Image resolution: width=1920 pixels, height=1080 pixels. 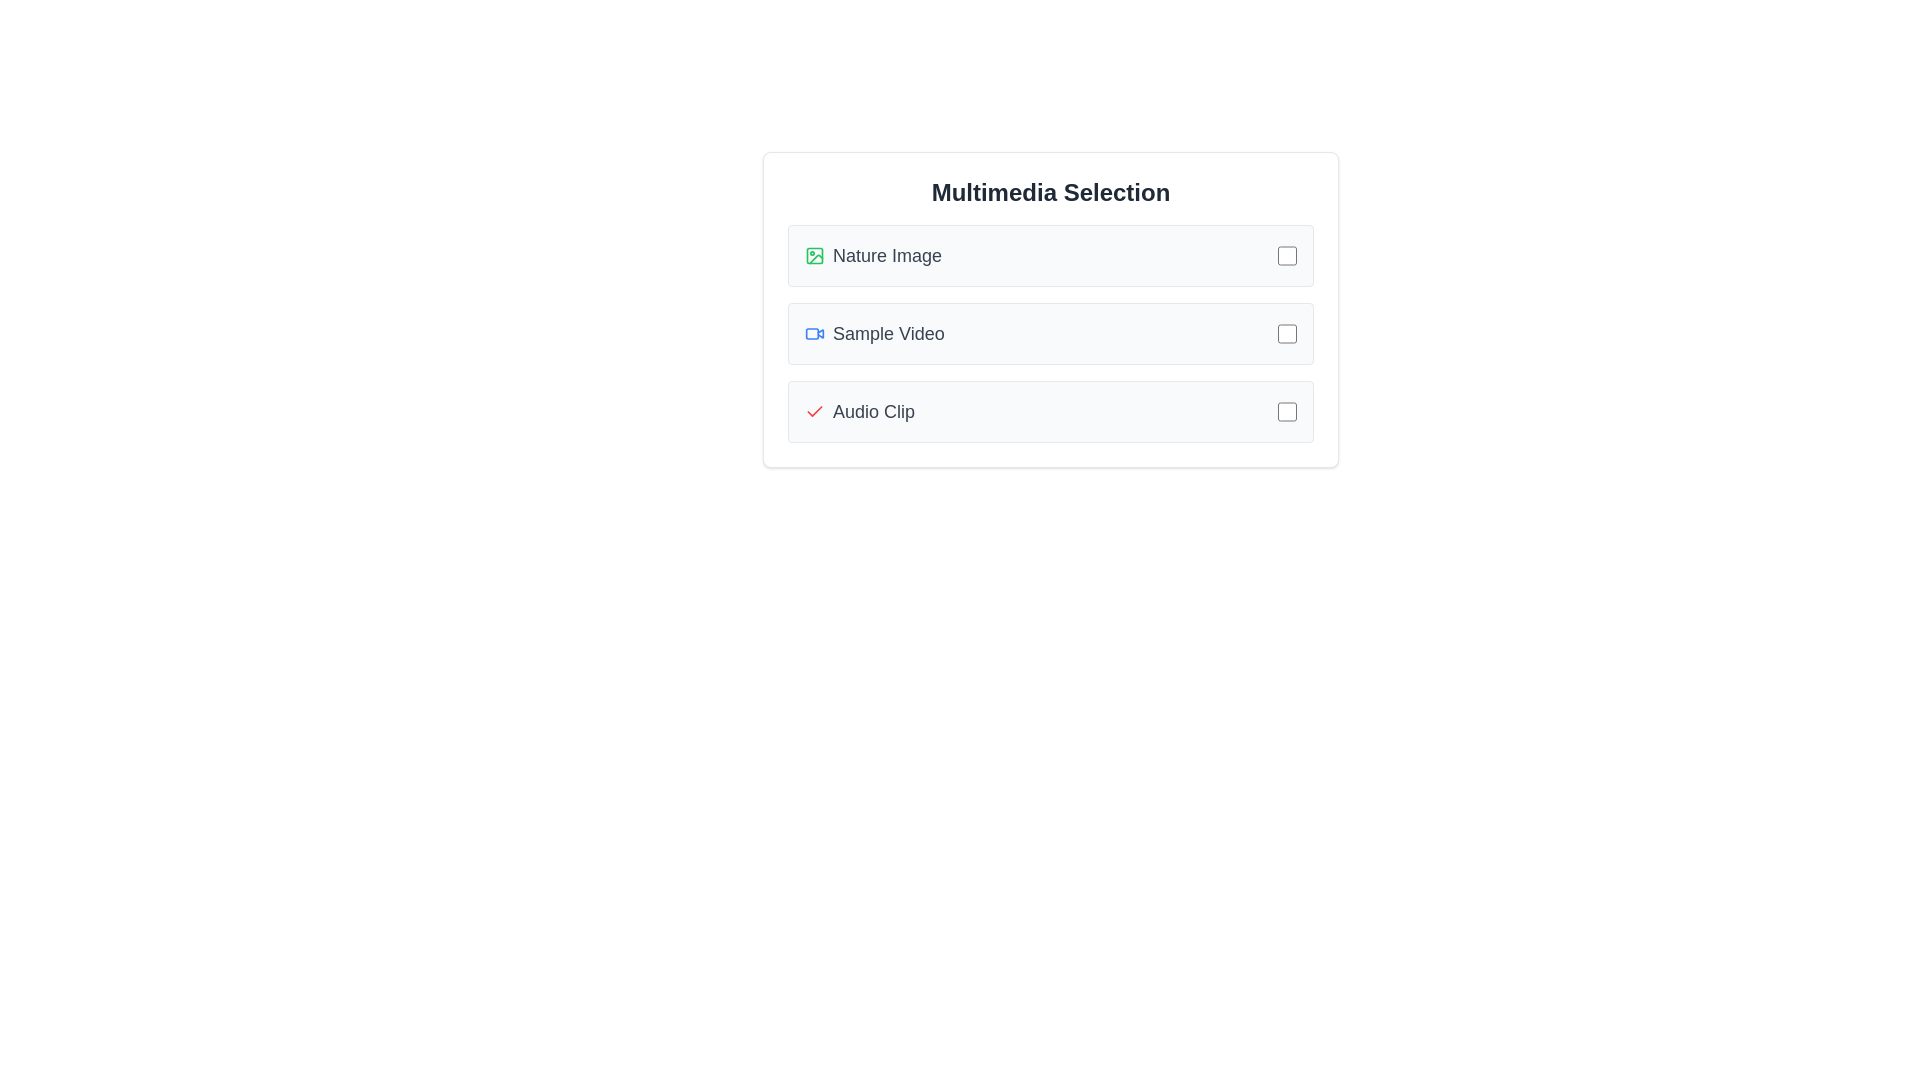 What do you see at coordinates (886, 254) in the screenshot?
I see `text label that reads 'Nature Image', which is styled in gray with a larger font size and is part of the multimedia selection menu` at bounding box center [886, 254].